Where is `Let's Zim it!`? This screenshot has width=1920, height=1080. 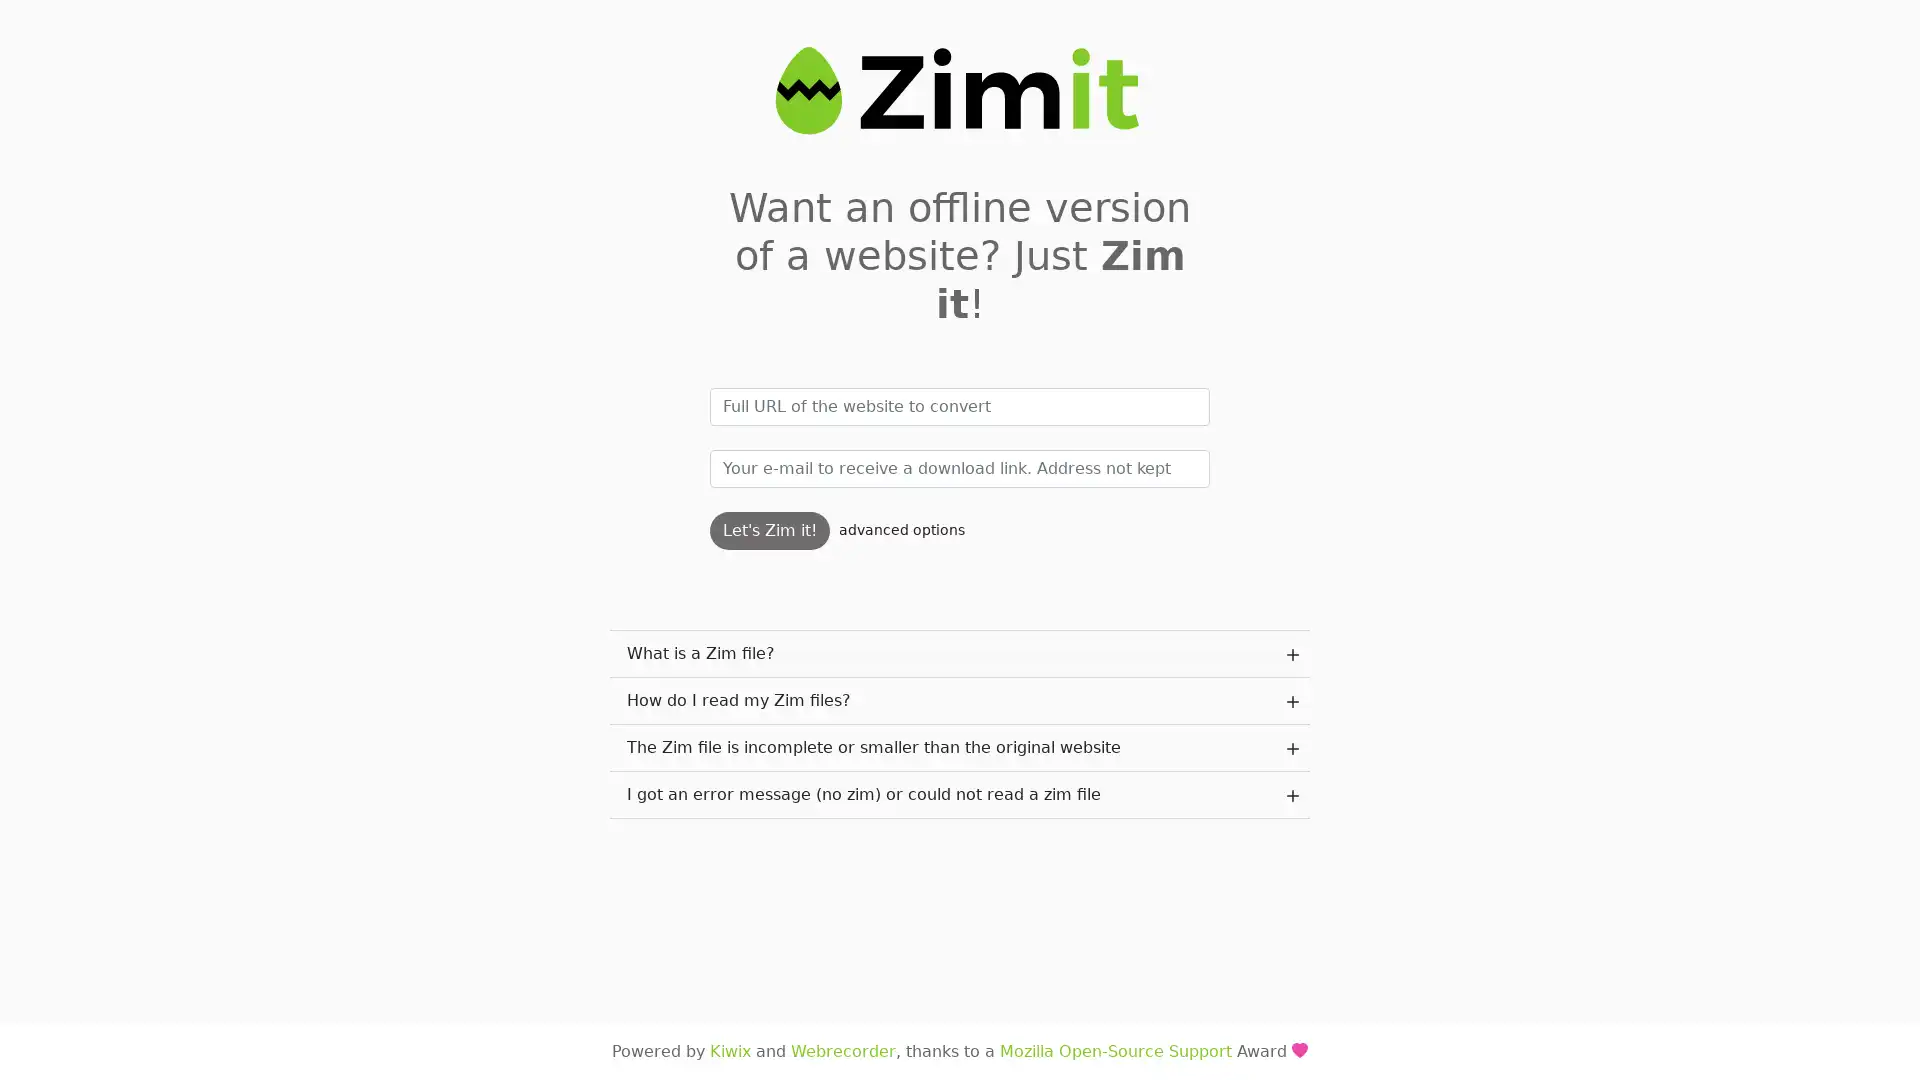 Let's Zim it! is located at coordinates (768, 528).